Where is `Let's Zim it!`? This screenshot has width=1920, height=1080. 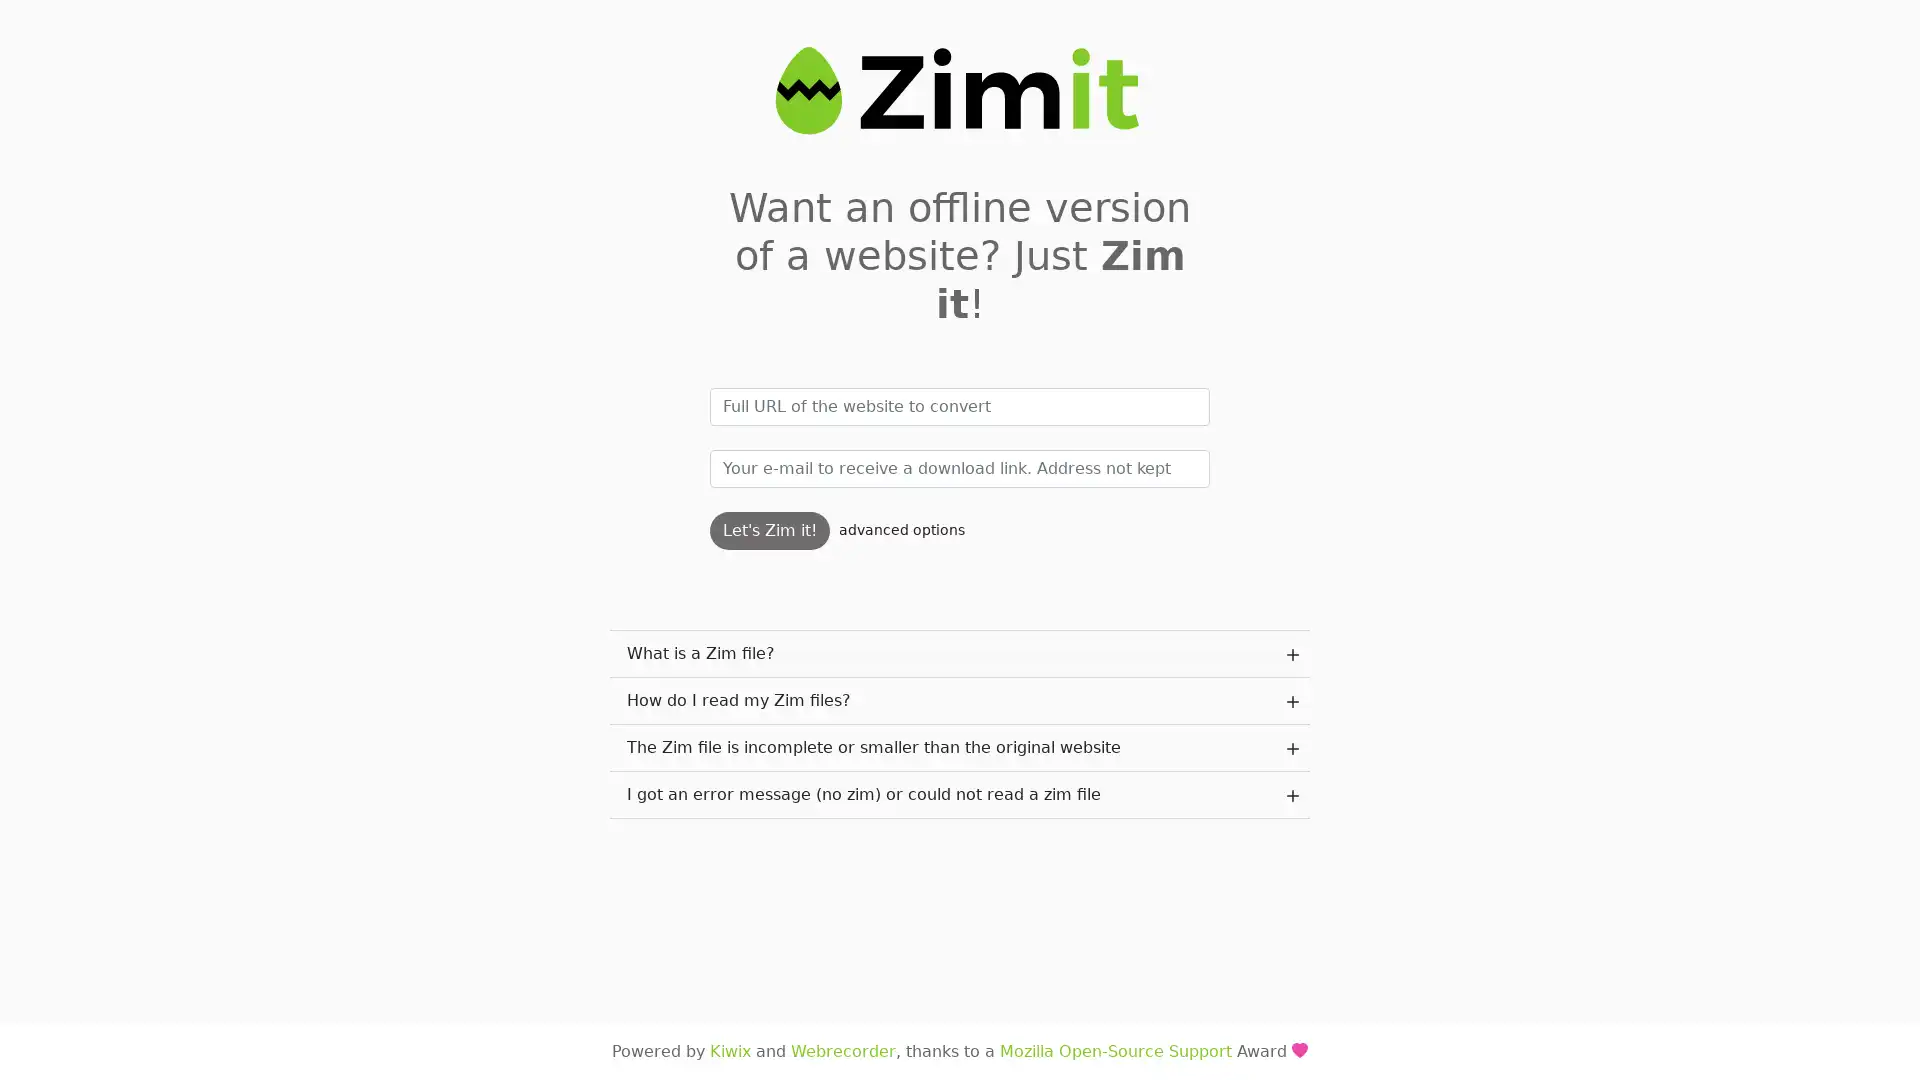 Let's Zim it! is located at coordinates (768, 528).